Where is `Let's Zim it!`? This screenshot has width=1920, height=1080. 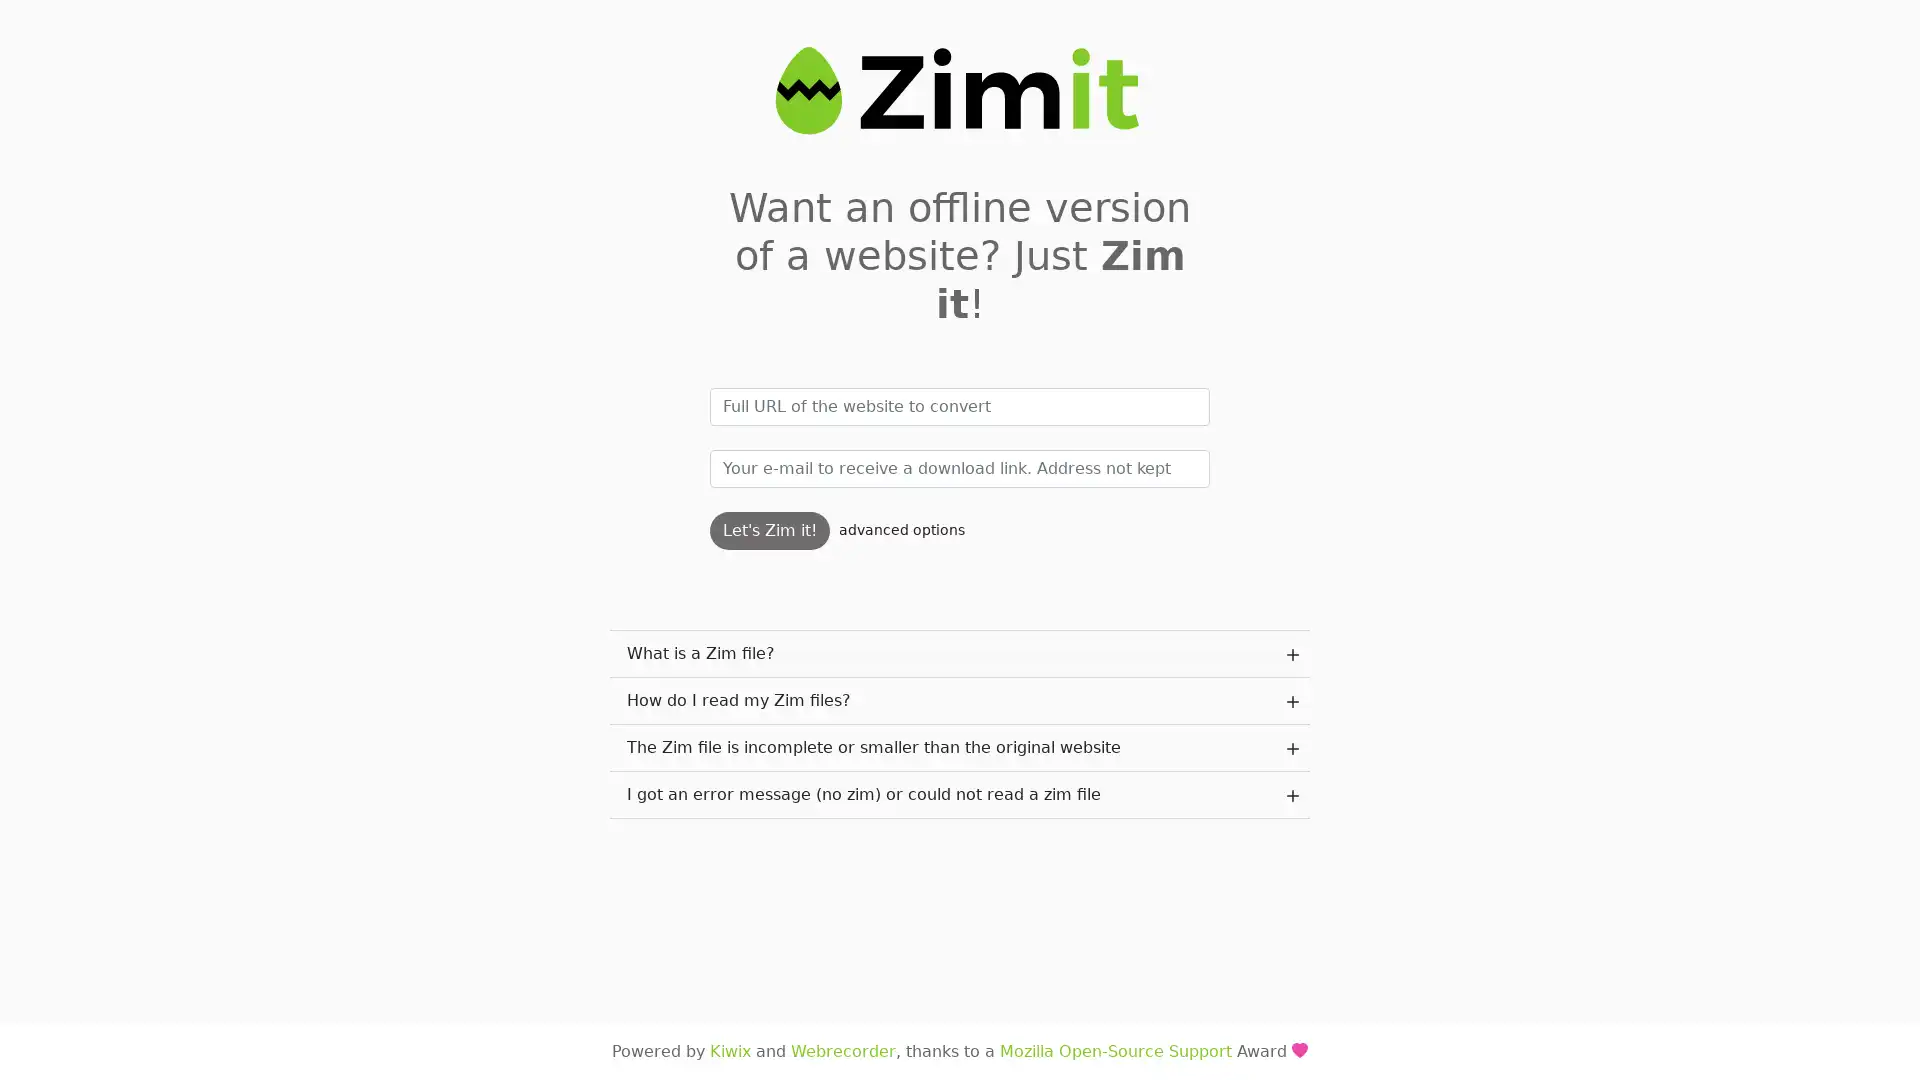 Let's Zim it! is located at coordinates (768, 528).